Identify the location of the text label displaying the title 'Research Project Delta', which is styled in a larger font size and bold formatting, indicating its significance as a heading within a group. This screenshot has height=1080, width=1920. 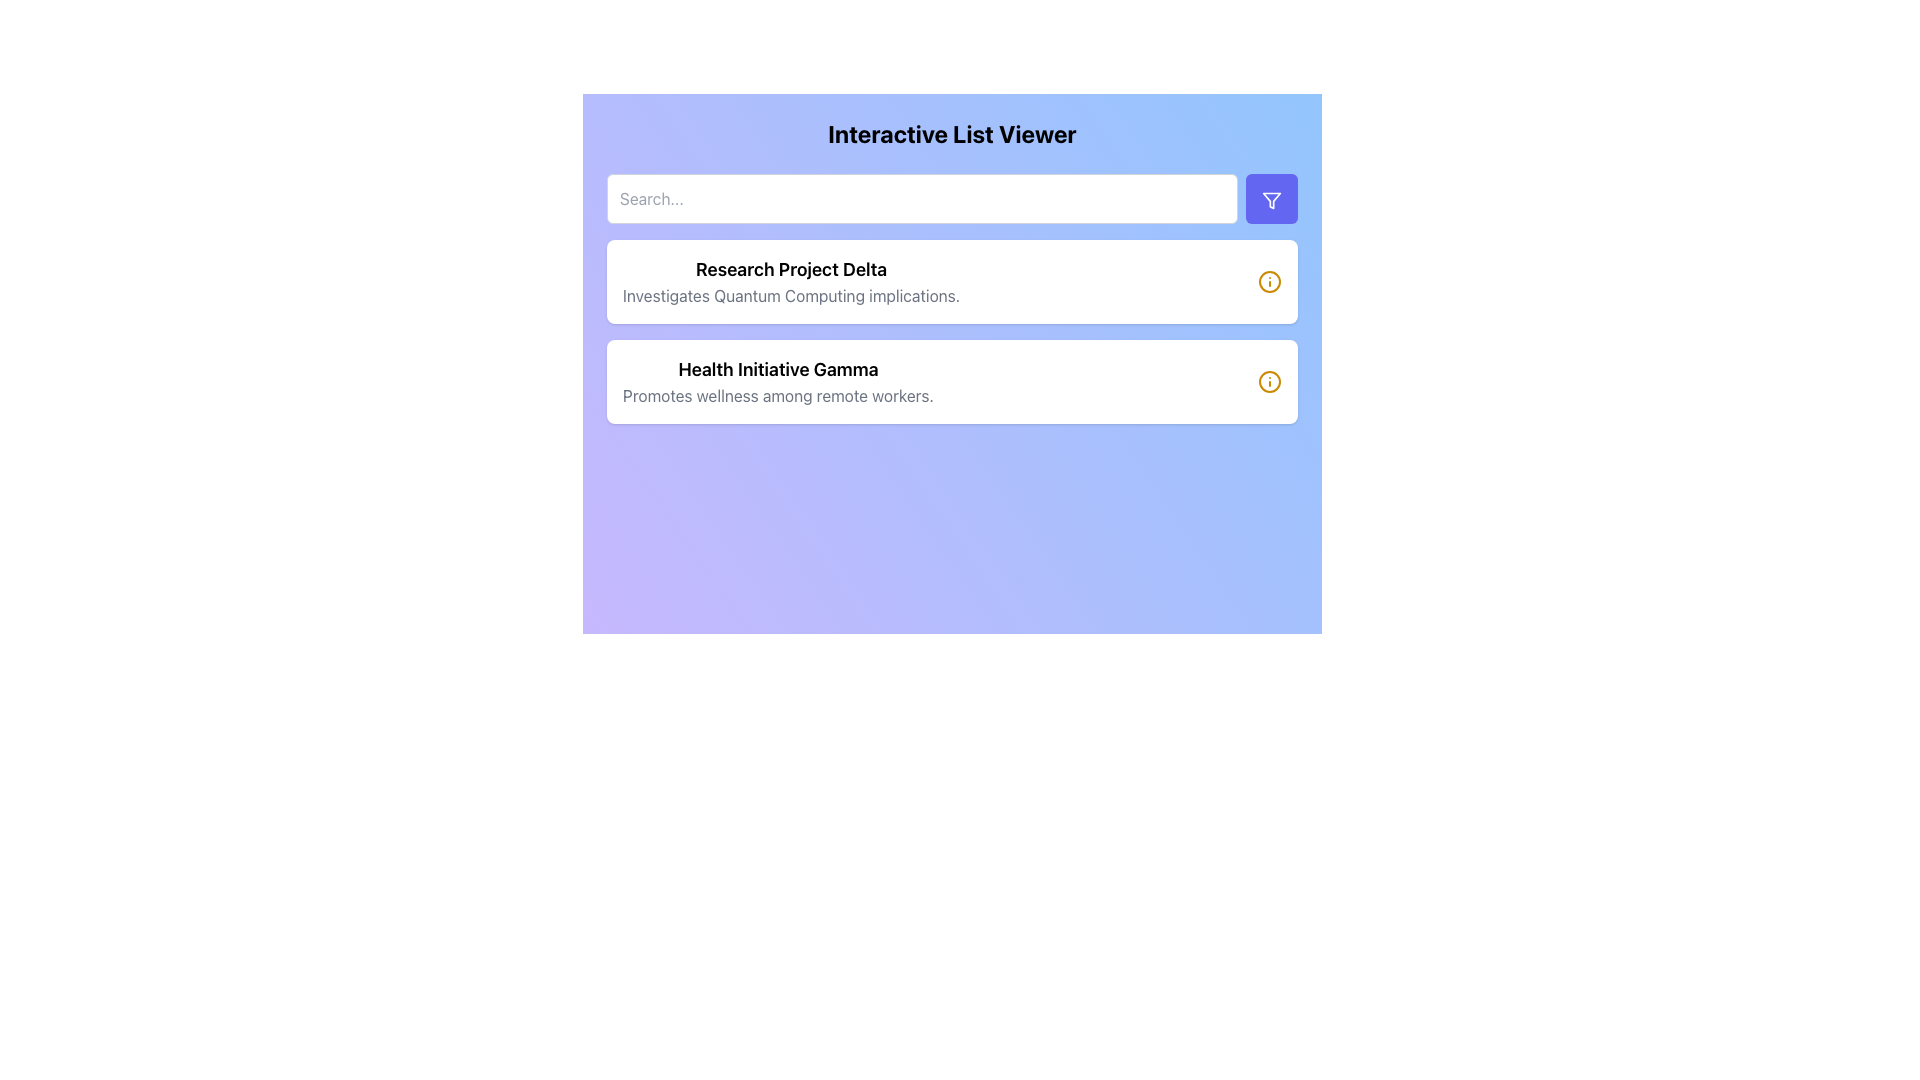
(790, 270).